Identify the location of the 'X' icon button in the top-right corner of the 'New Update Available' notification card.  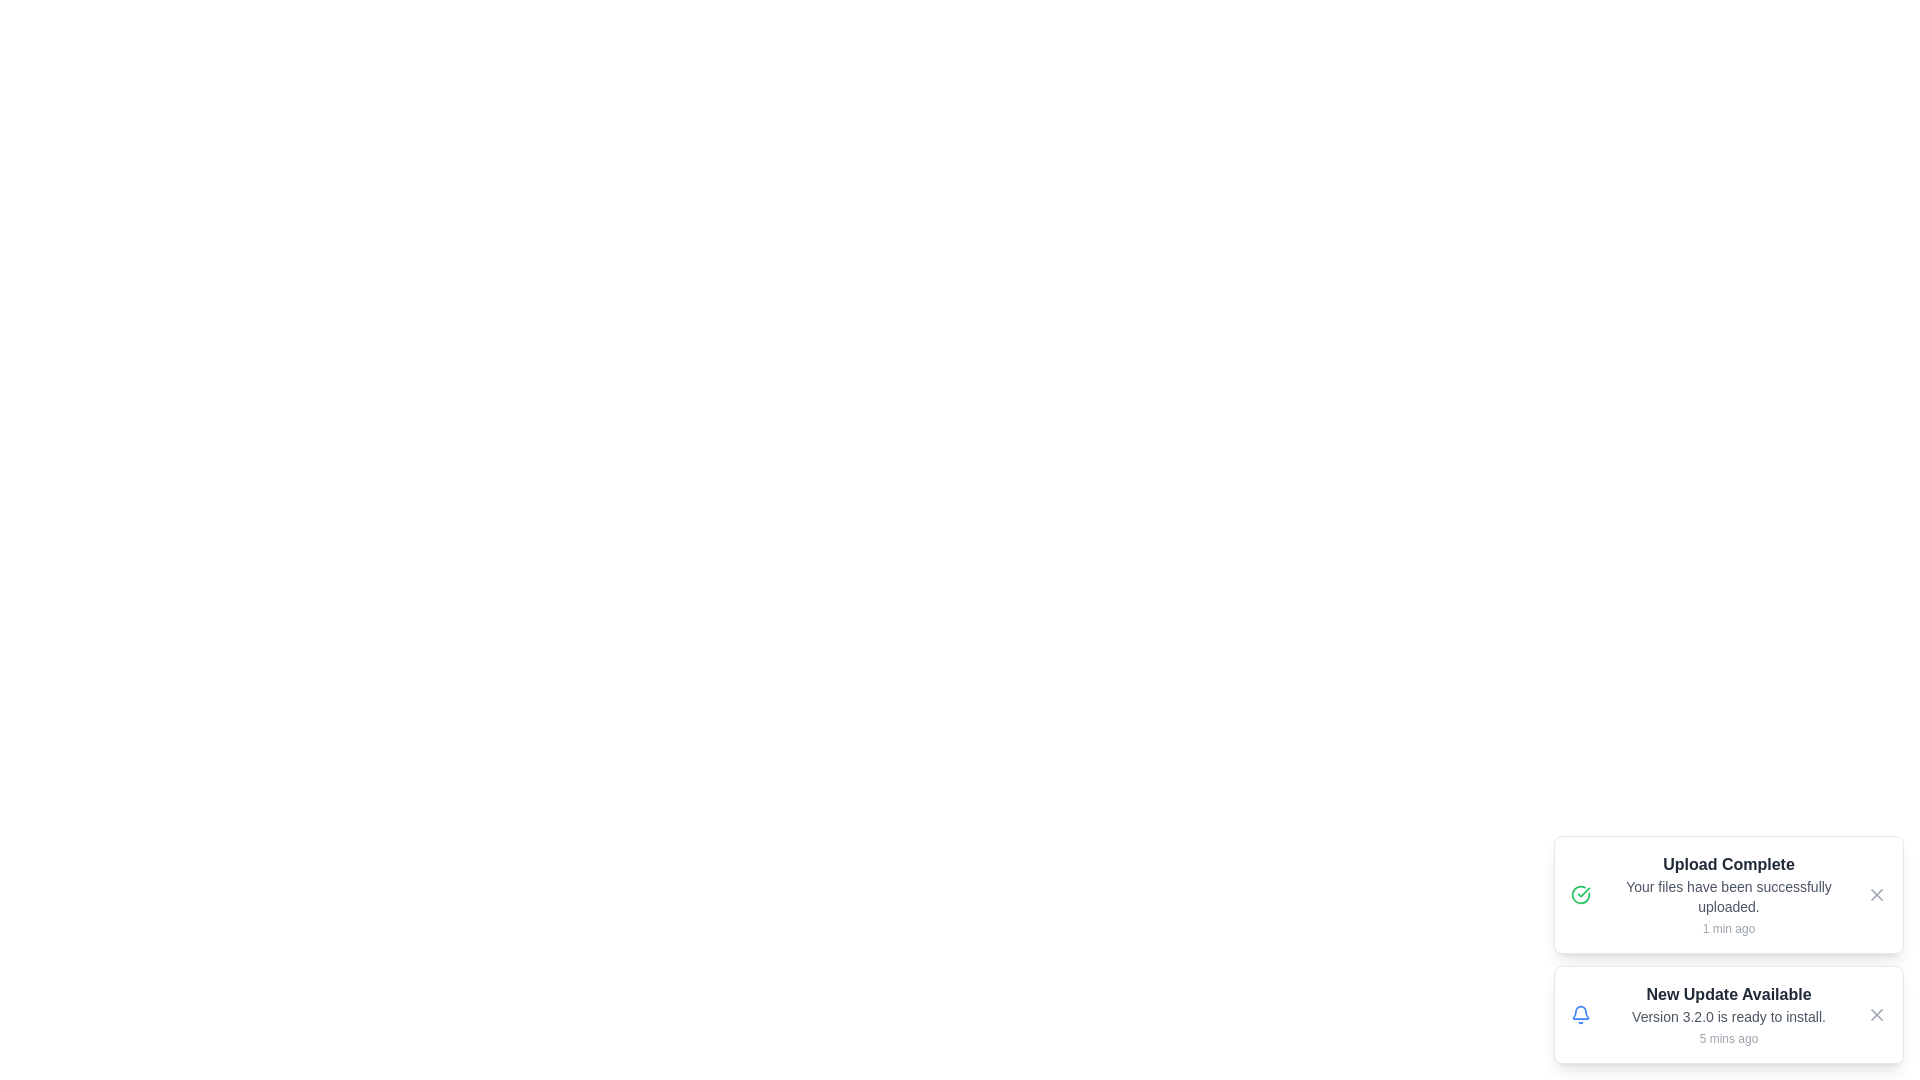
(1875, 1014).